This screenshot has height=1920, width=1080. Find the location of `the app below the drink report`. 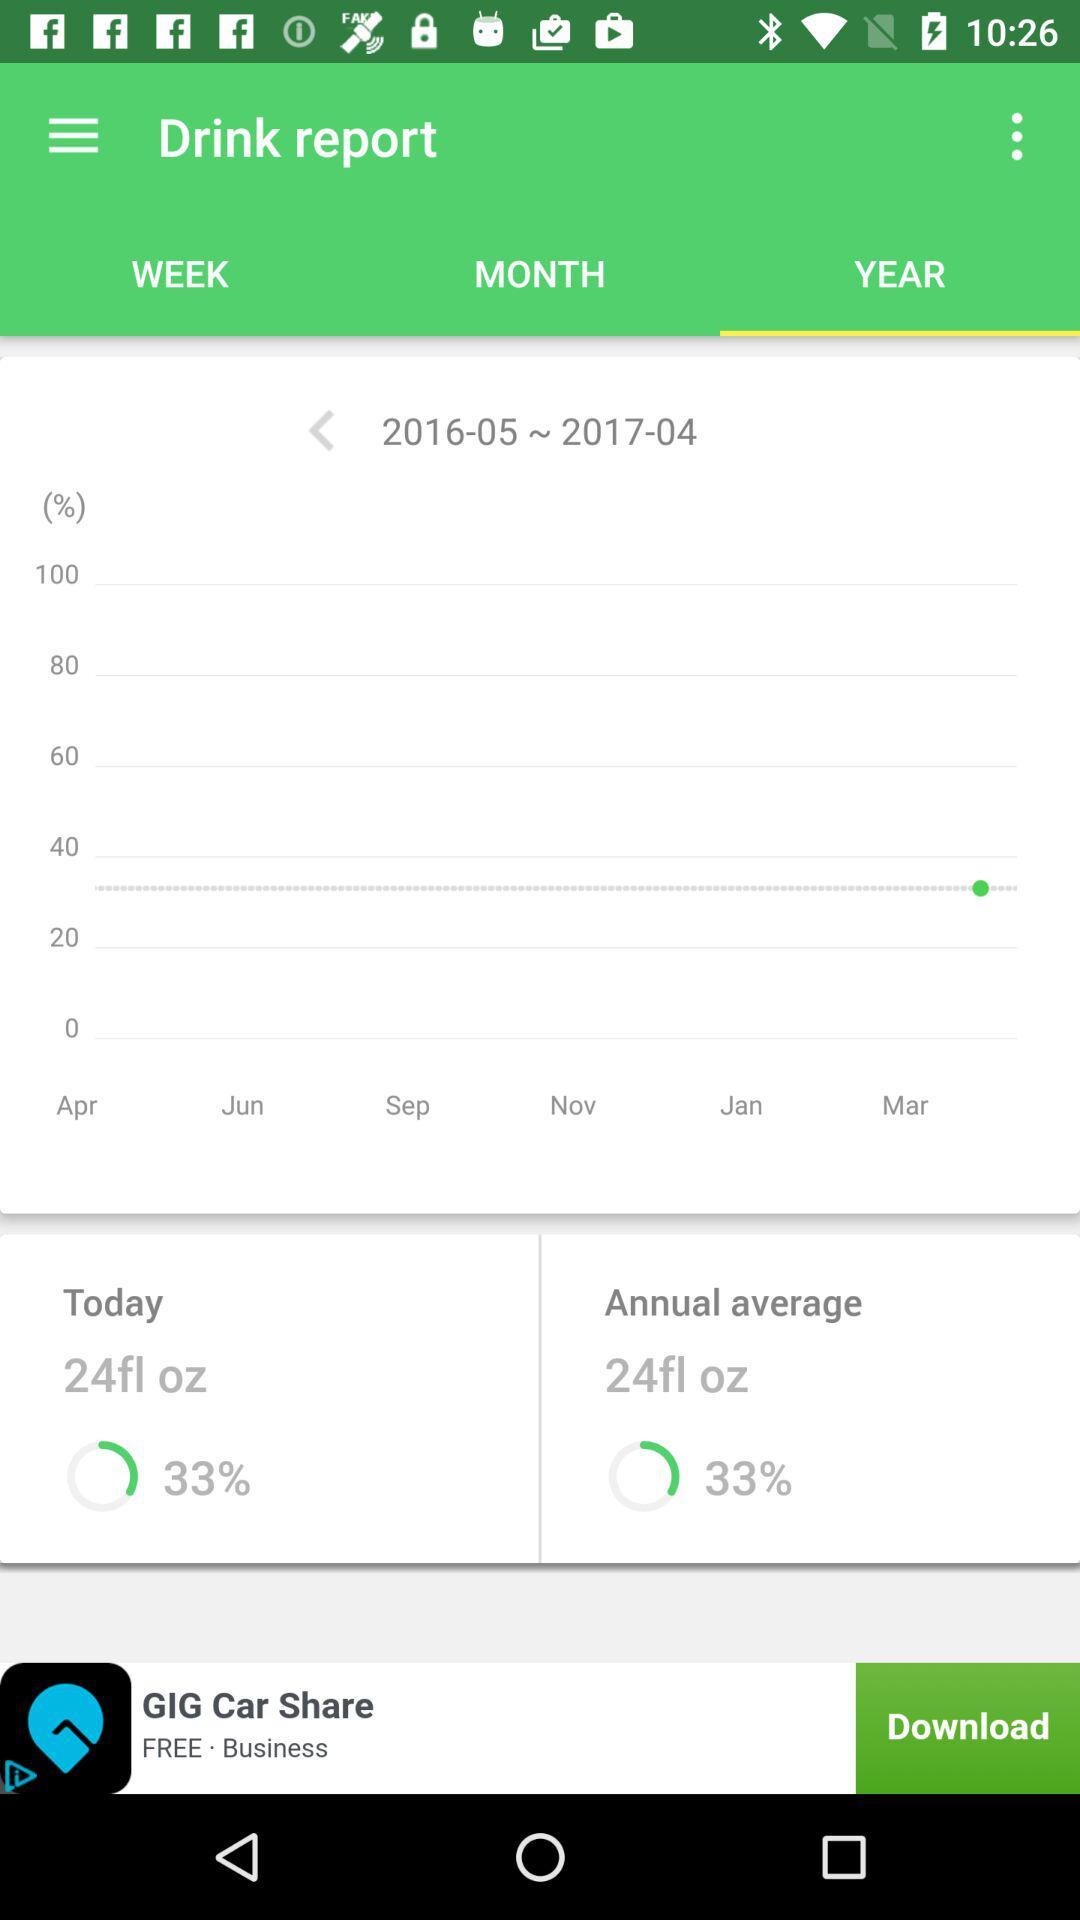

the app below the drink report is located at coordinates (319, 429).